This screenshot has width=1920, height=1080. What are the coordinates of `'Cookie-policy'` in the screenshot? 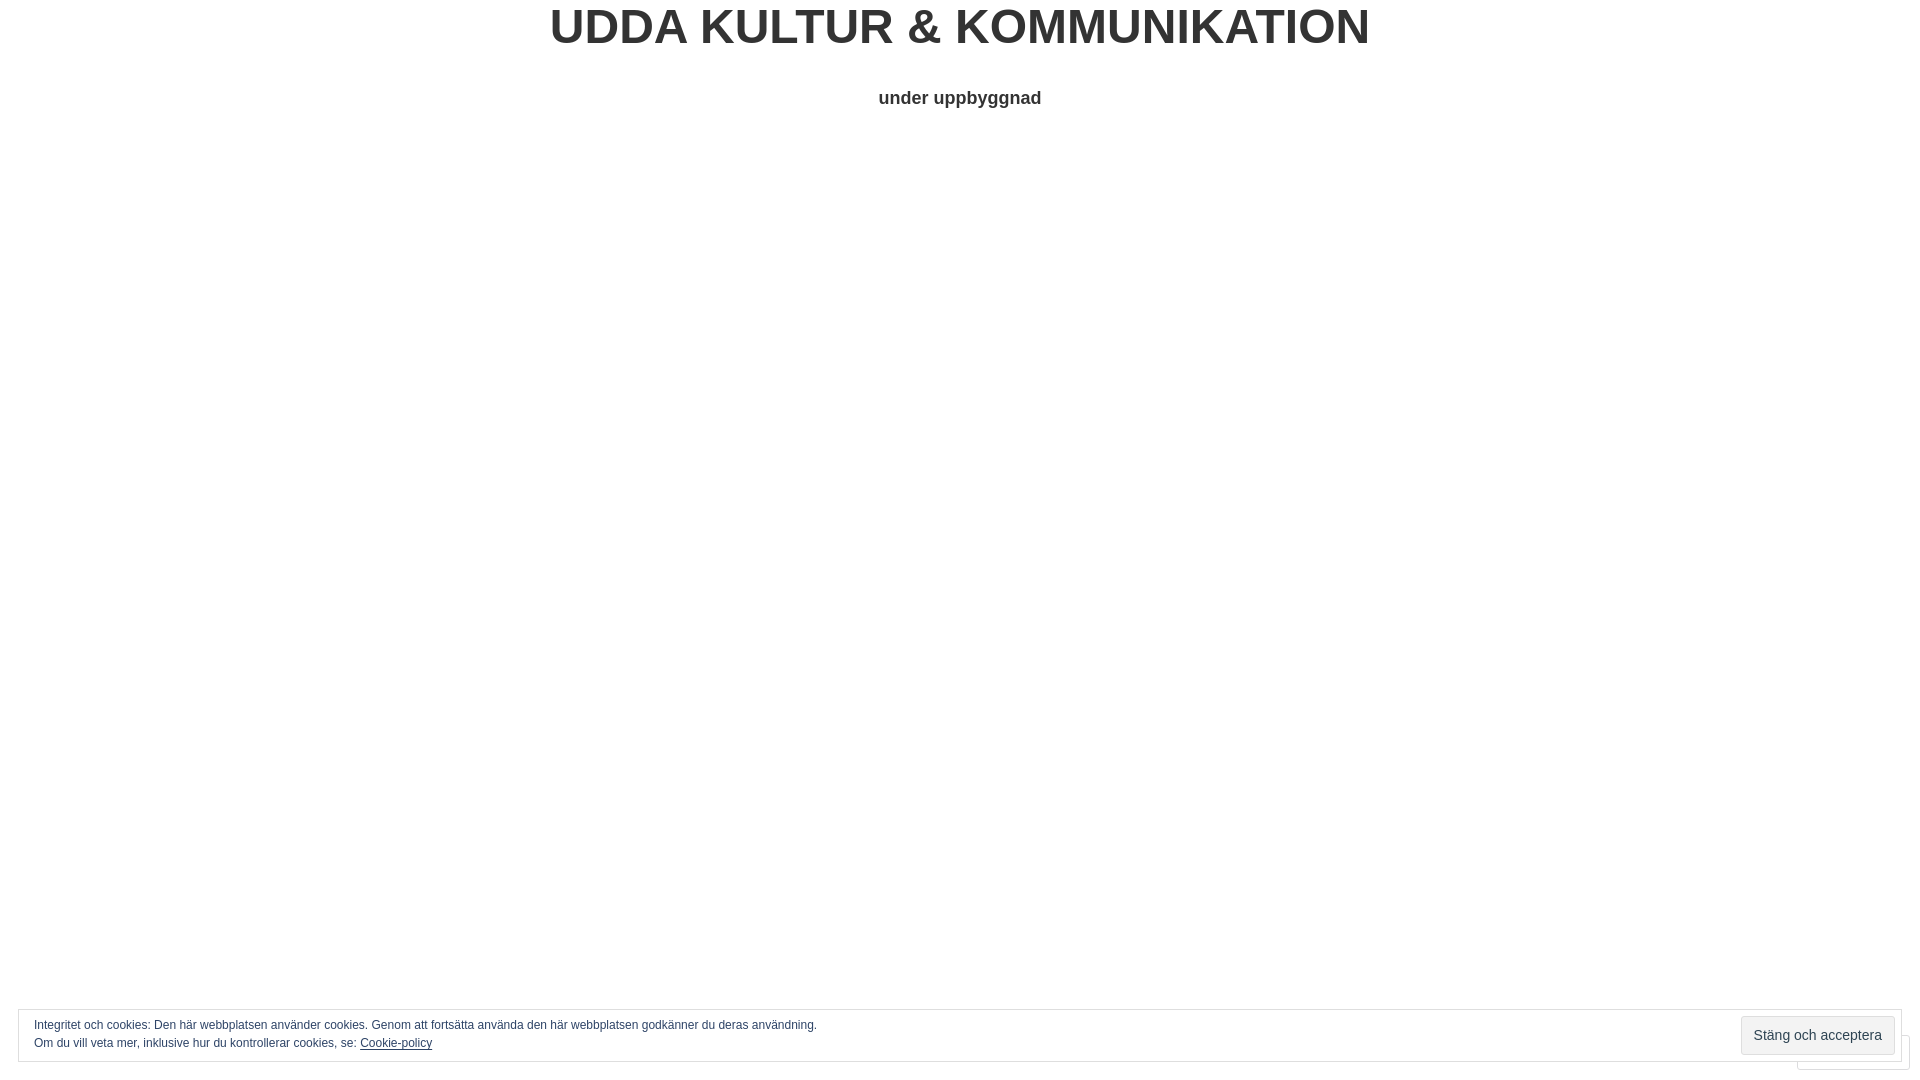 It's located at (395, 1041).